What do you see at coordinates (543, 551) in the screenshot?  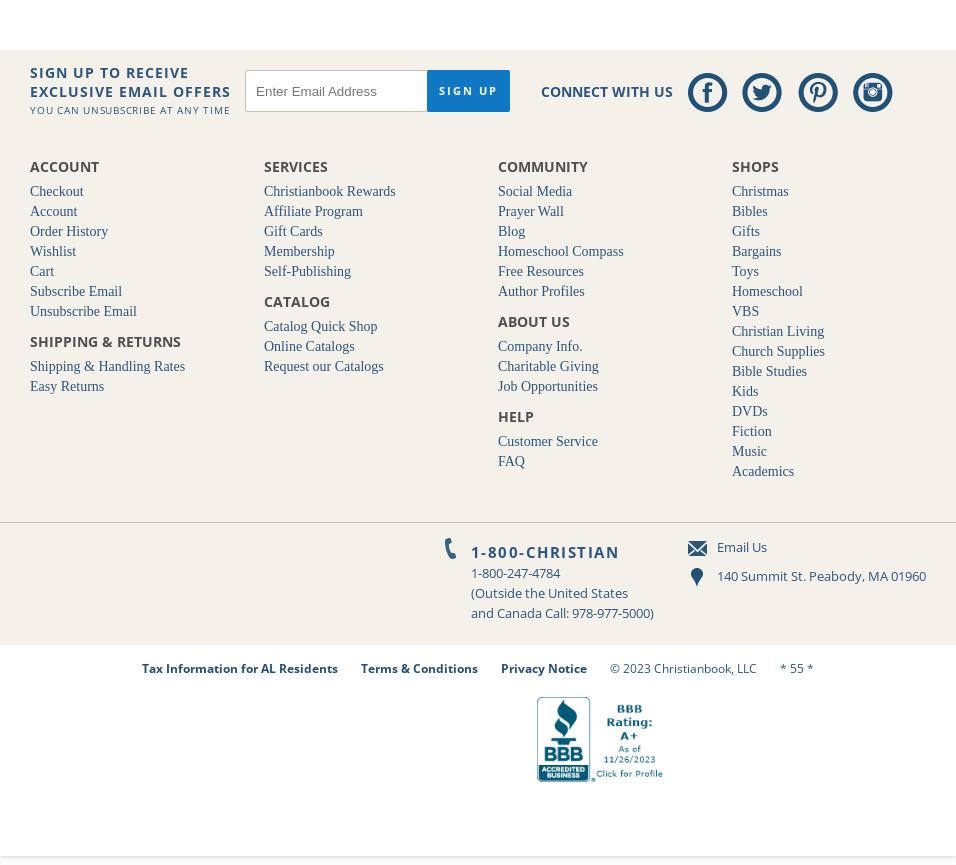 I see `'1-800-CHRISTIAN'` at bounding box center [543, 551].